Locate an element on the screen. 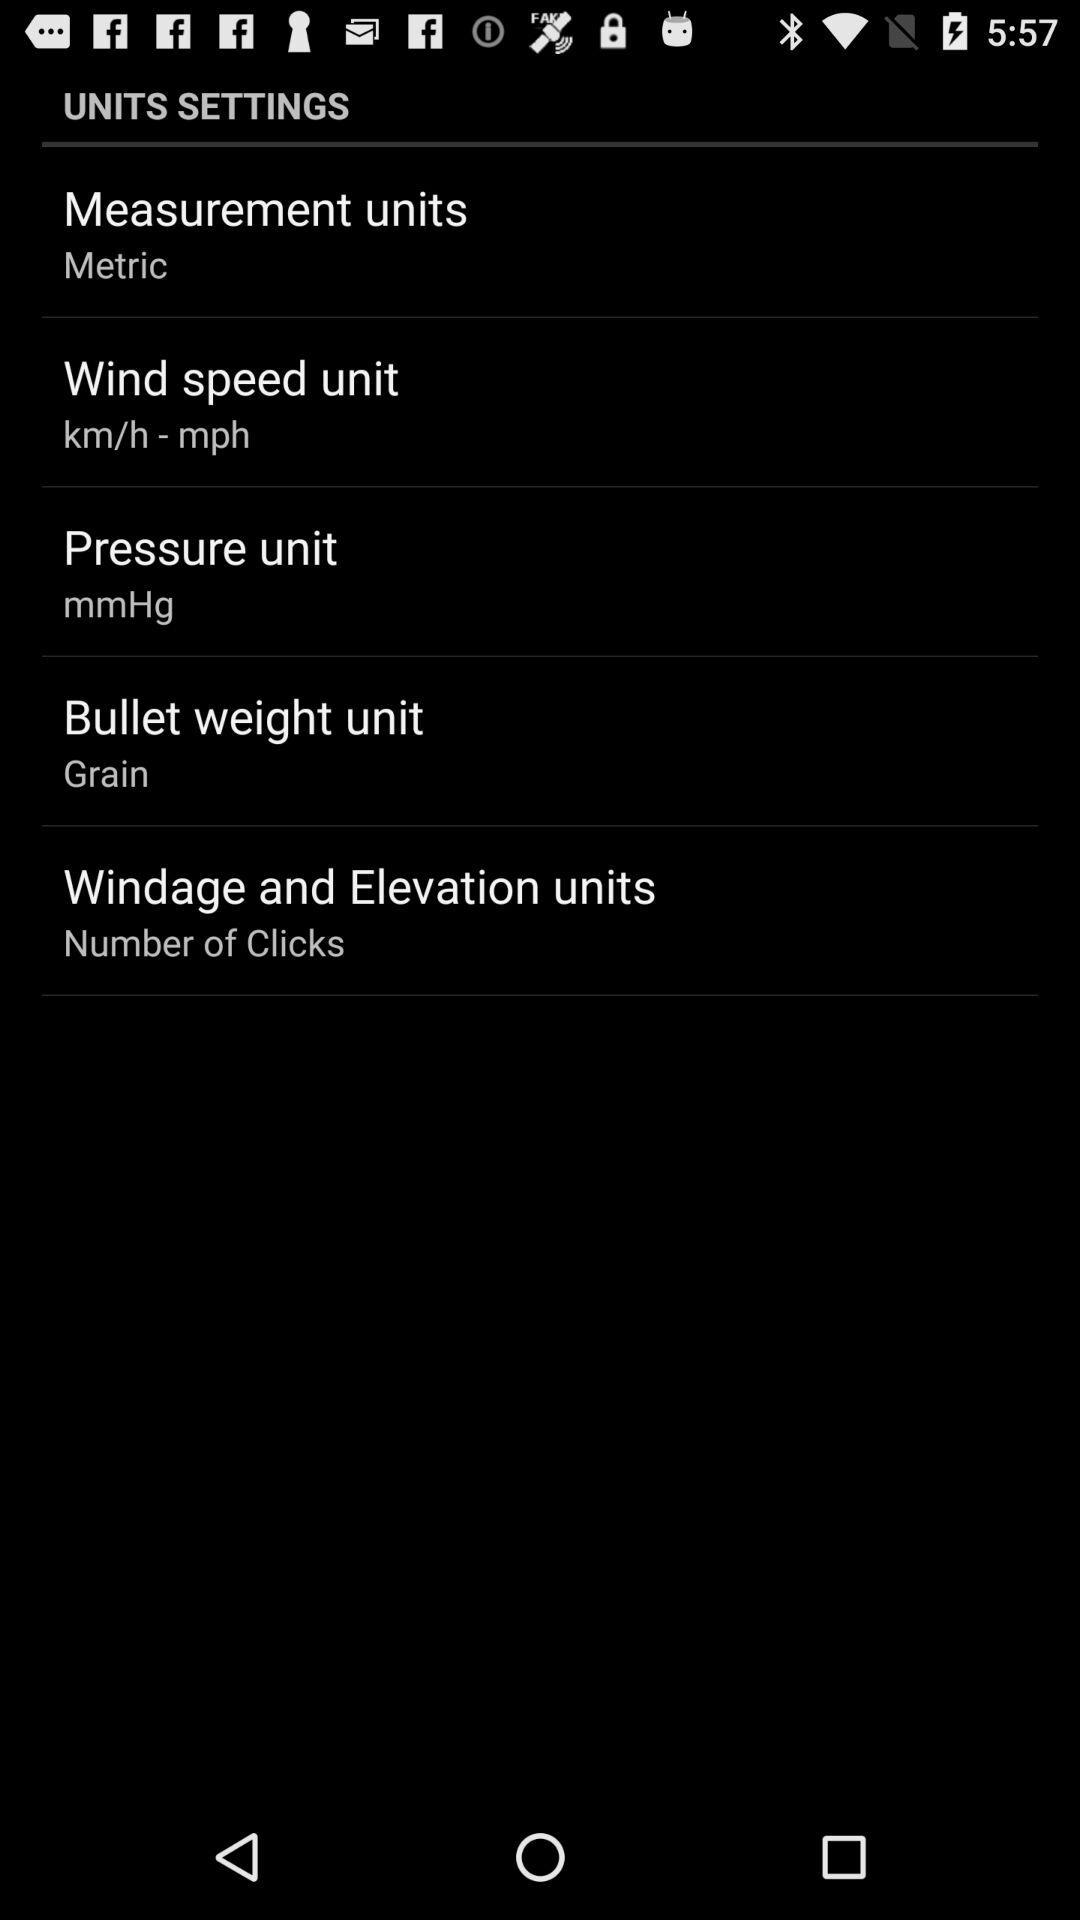 The width and height of the screenshot is (1080, 1920). the icon below mmhg app is located at coordinates (242, 715).